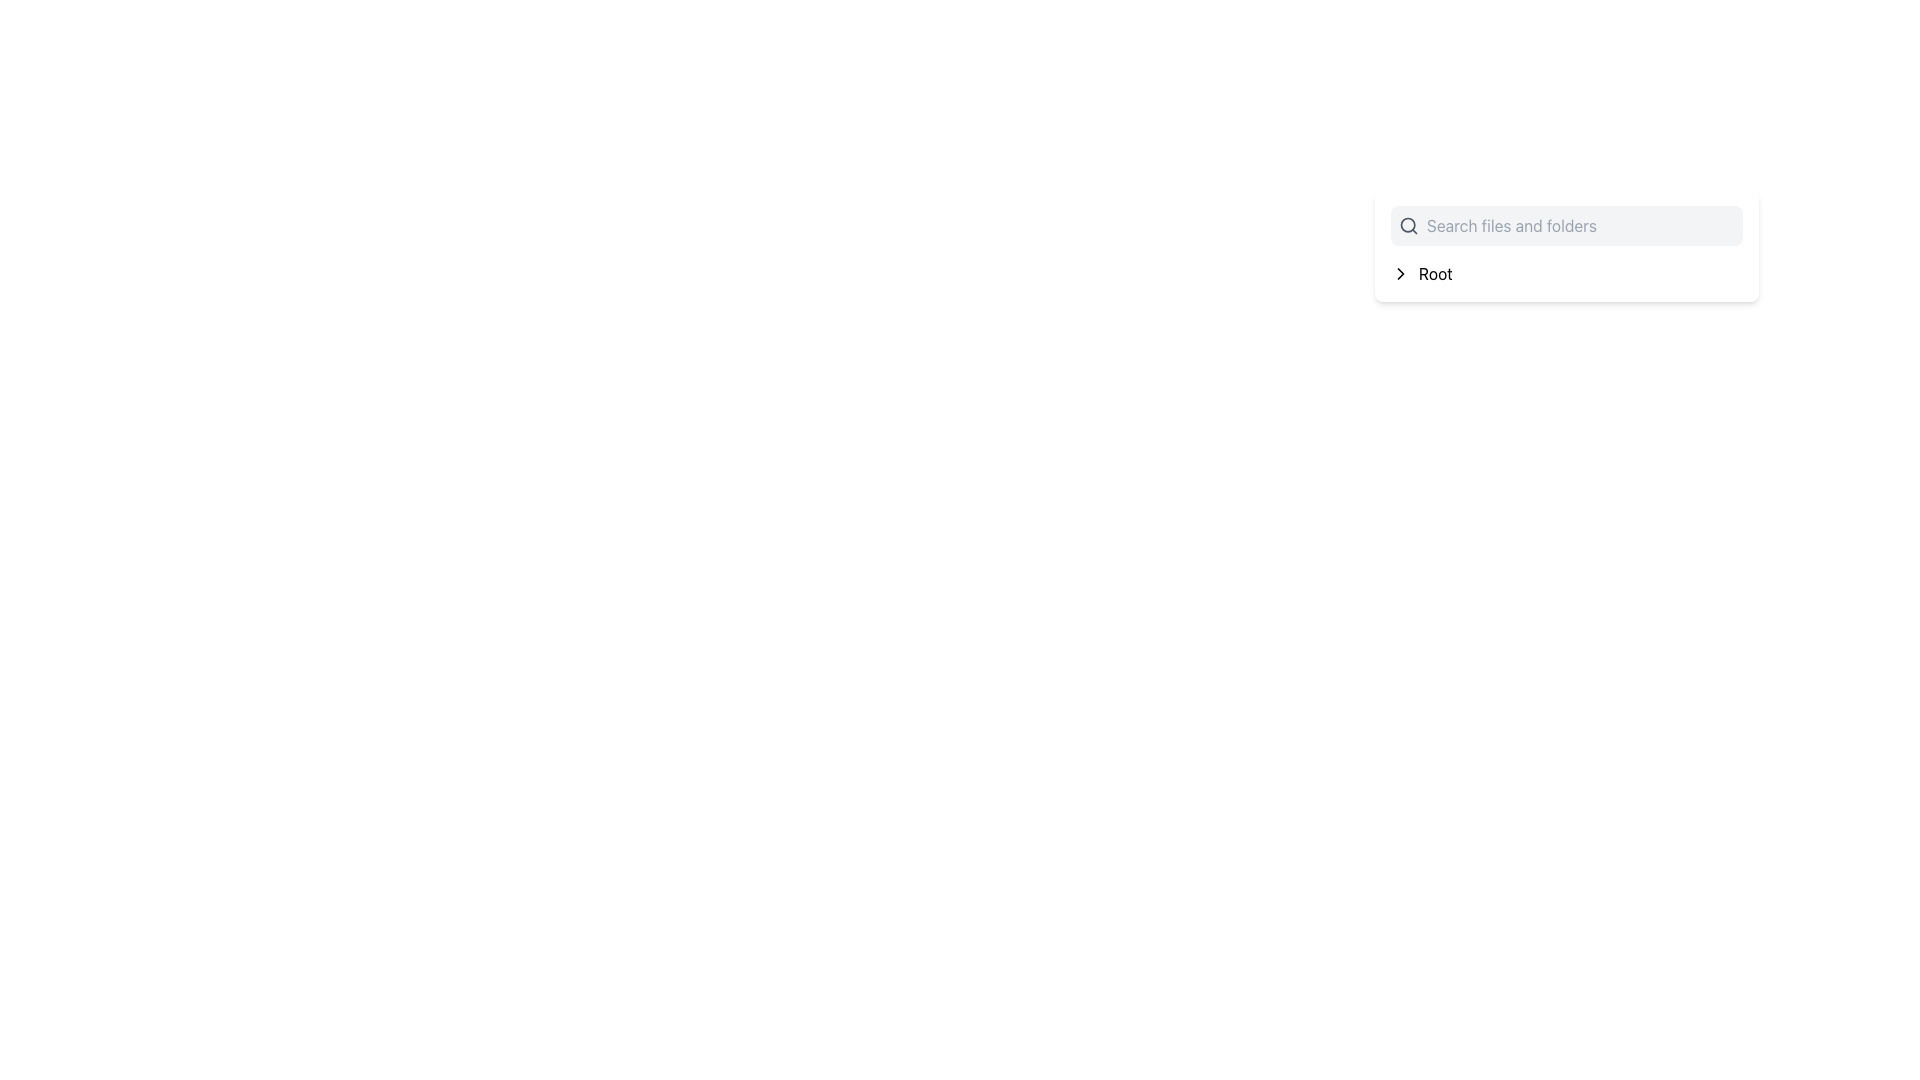 This screenshot has height=1080, width=1920. I want to click on the circular feature of the magnifying glass icon, which signifies search functionality, located at the far left of the search bar in the header area, so click(1407, 225).